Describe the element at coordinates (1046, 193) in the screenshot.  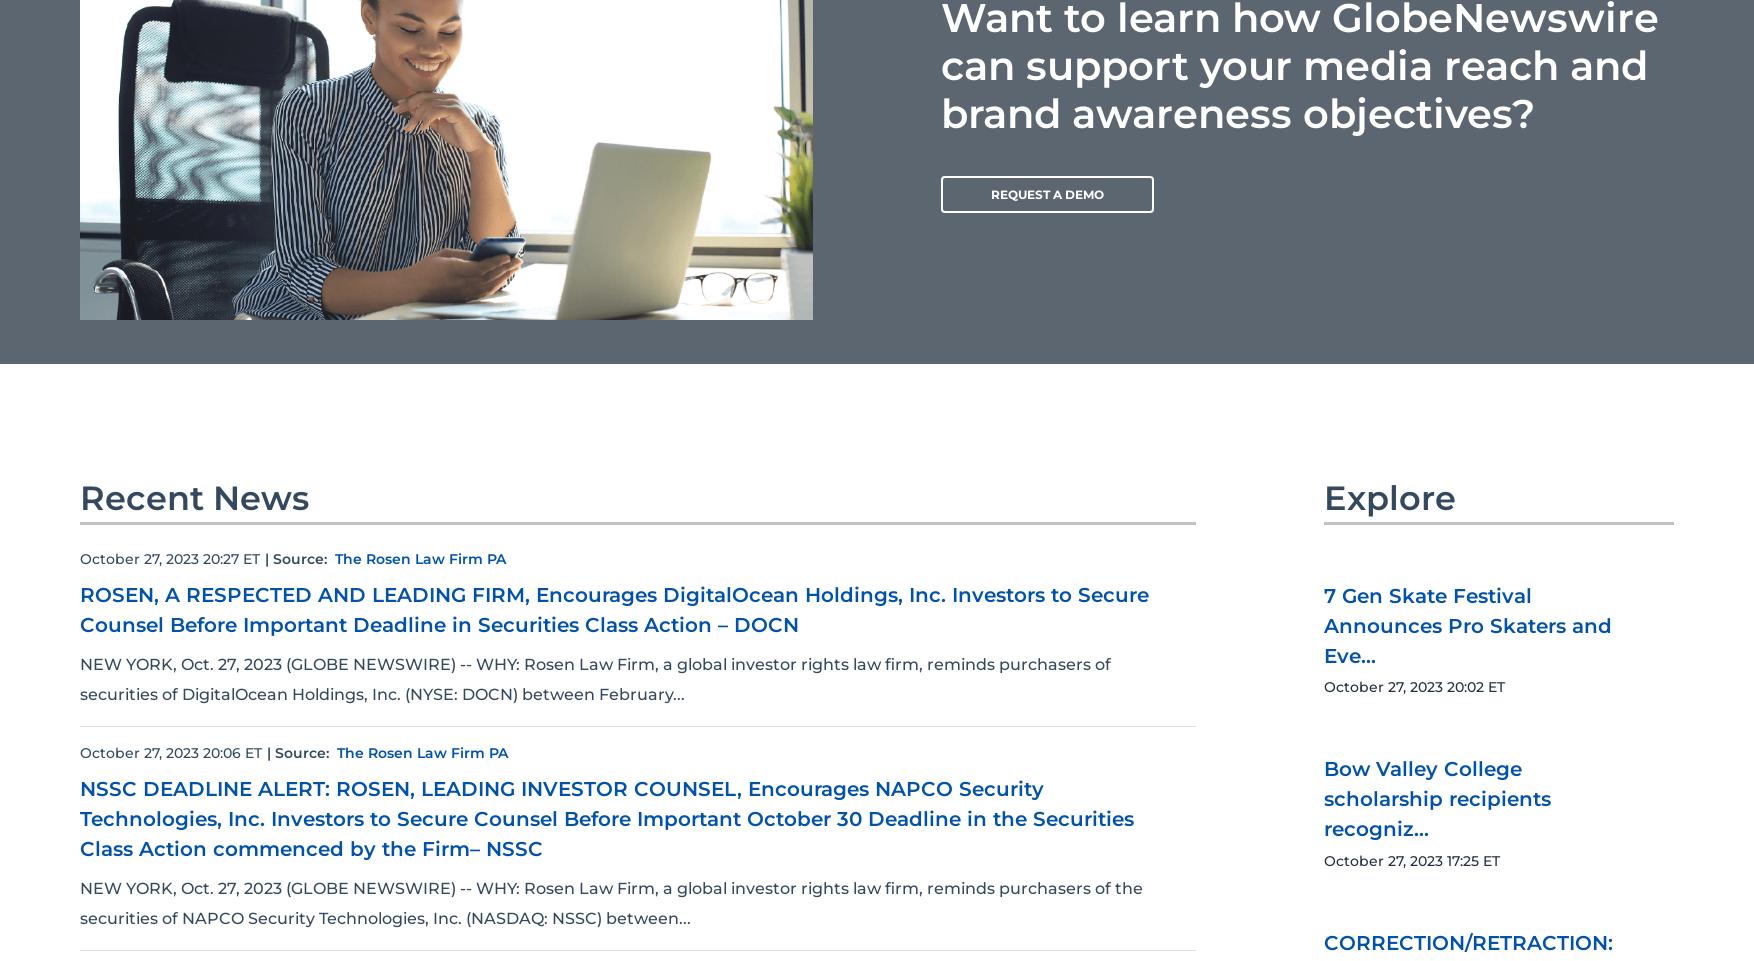
I see `'REQUEST A DEMO'` at that location.